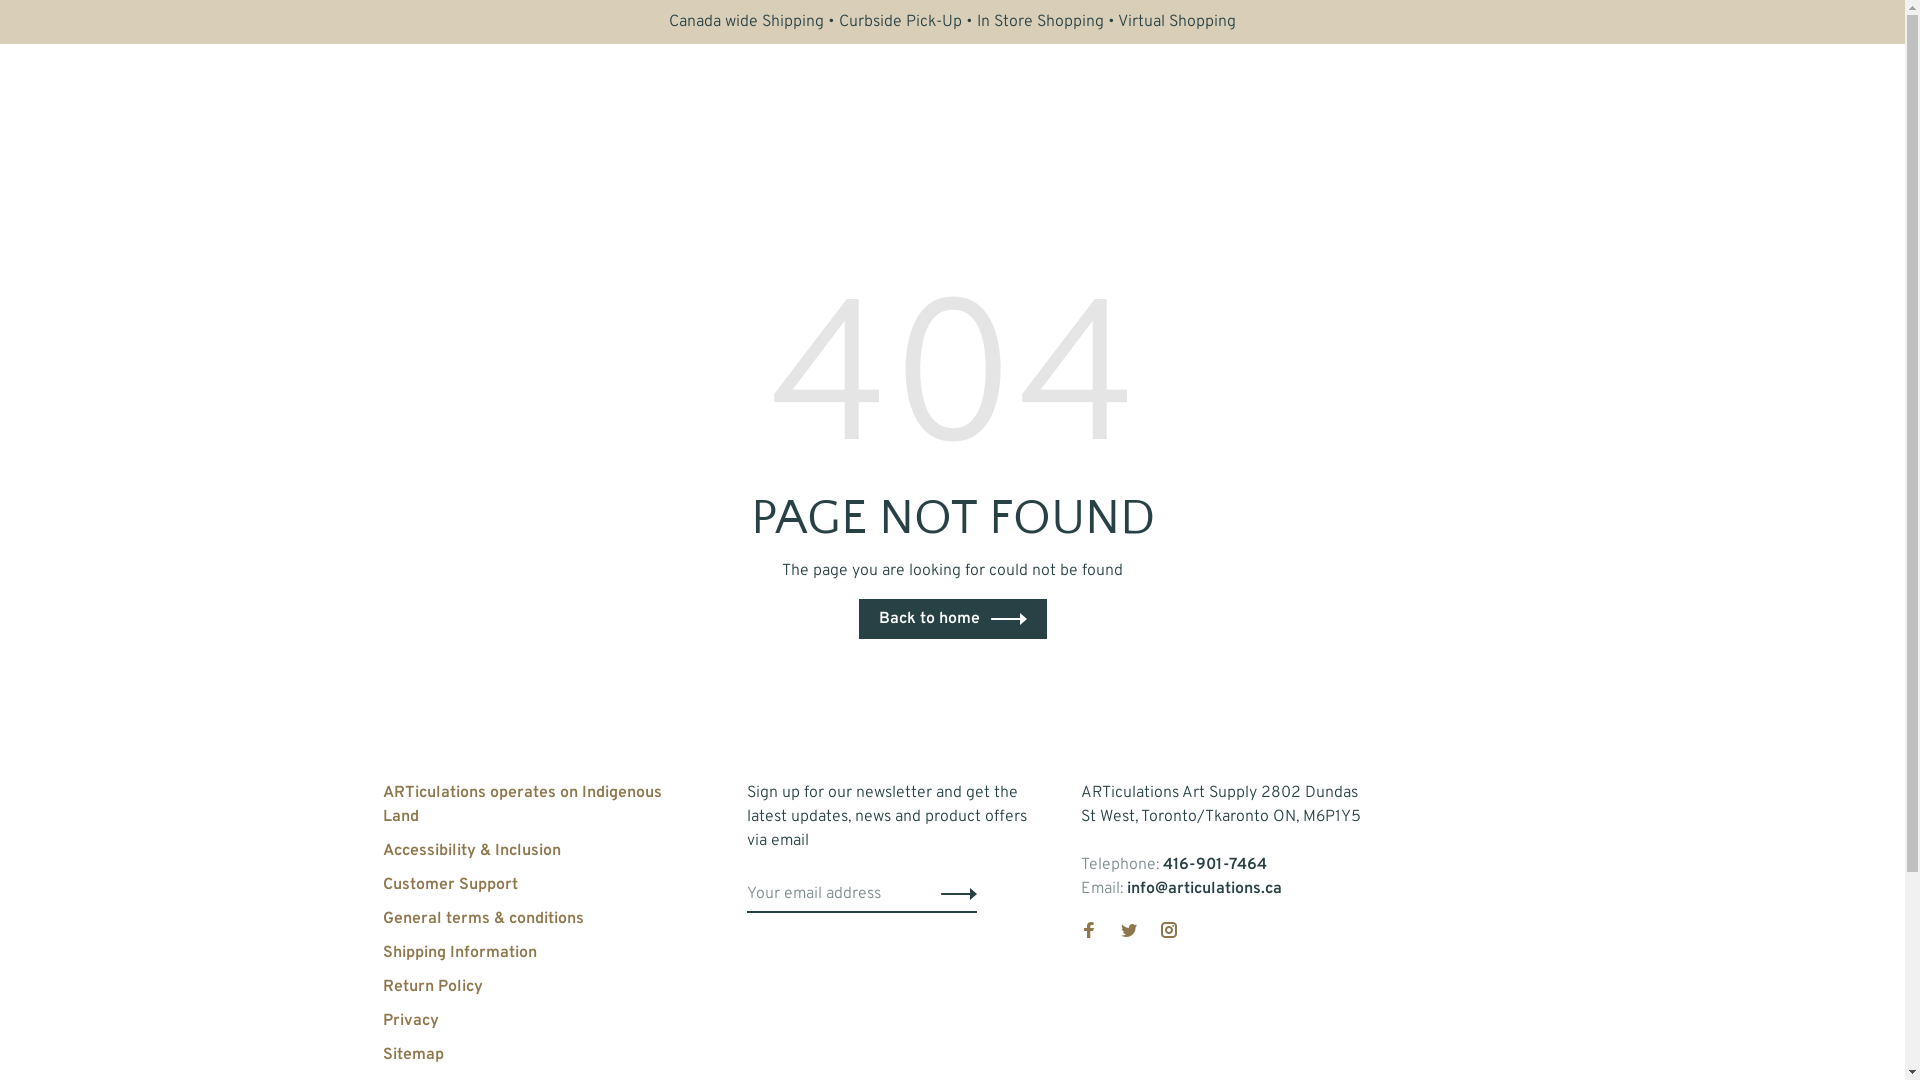 Image resolution: width=1920 pixels, height=1080 pixels. What do you see at coordinates (411, 1054) in the screenshot?
I see `'Sitemap'` at bounding box center [411, 1054].